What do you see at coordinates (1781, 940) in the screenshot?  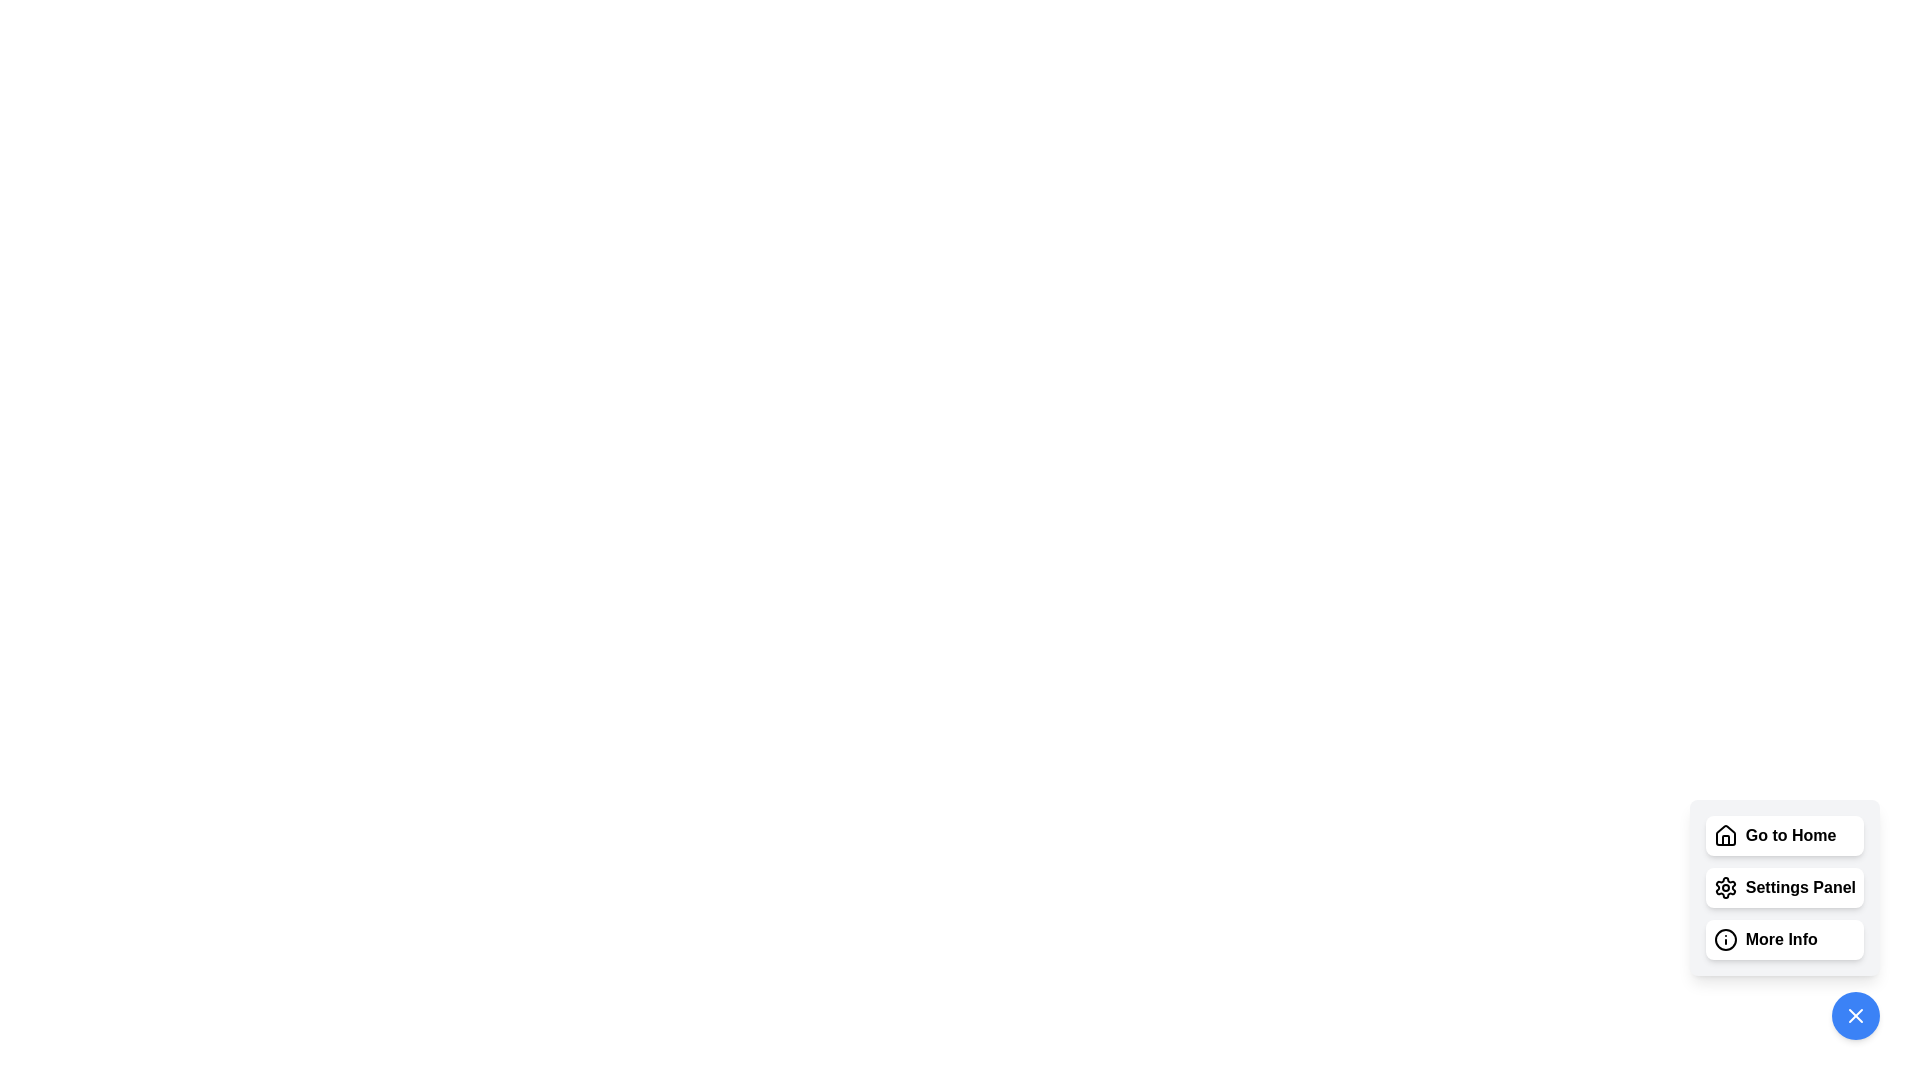 I see `the button that contains the text label positioned at the bottom-right corner of the page, which is the third item in a vertically-stacked list of buttons following 'Settings Panel' and 'Go to Home'` at bounding box center [1781, 940].